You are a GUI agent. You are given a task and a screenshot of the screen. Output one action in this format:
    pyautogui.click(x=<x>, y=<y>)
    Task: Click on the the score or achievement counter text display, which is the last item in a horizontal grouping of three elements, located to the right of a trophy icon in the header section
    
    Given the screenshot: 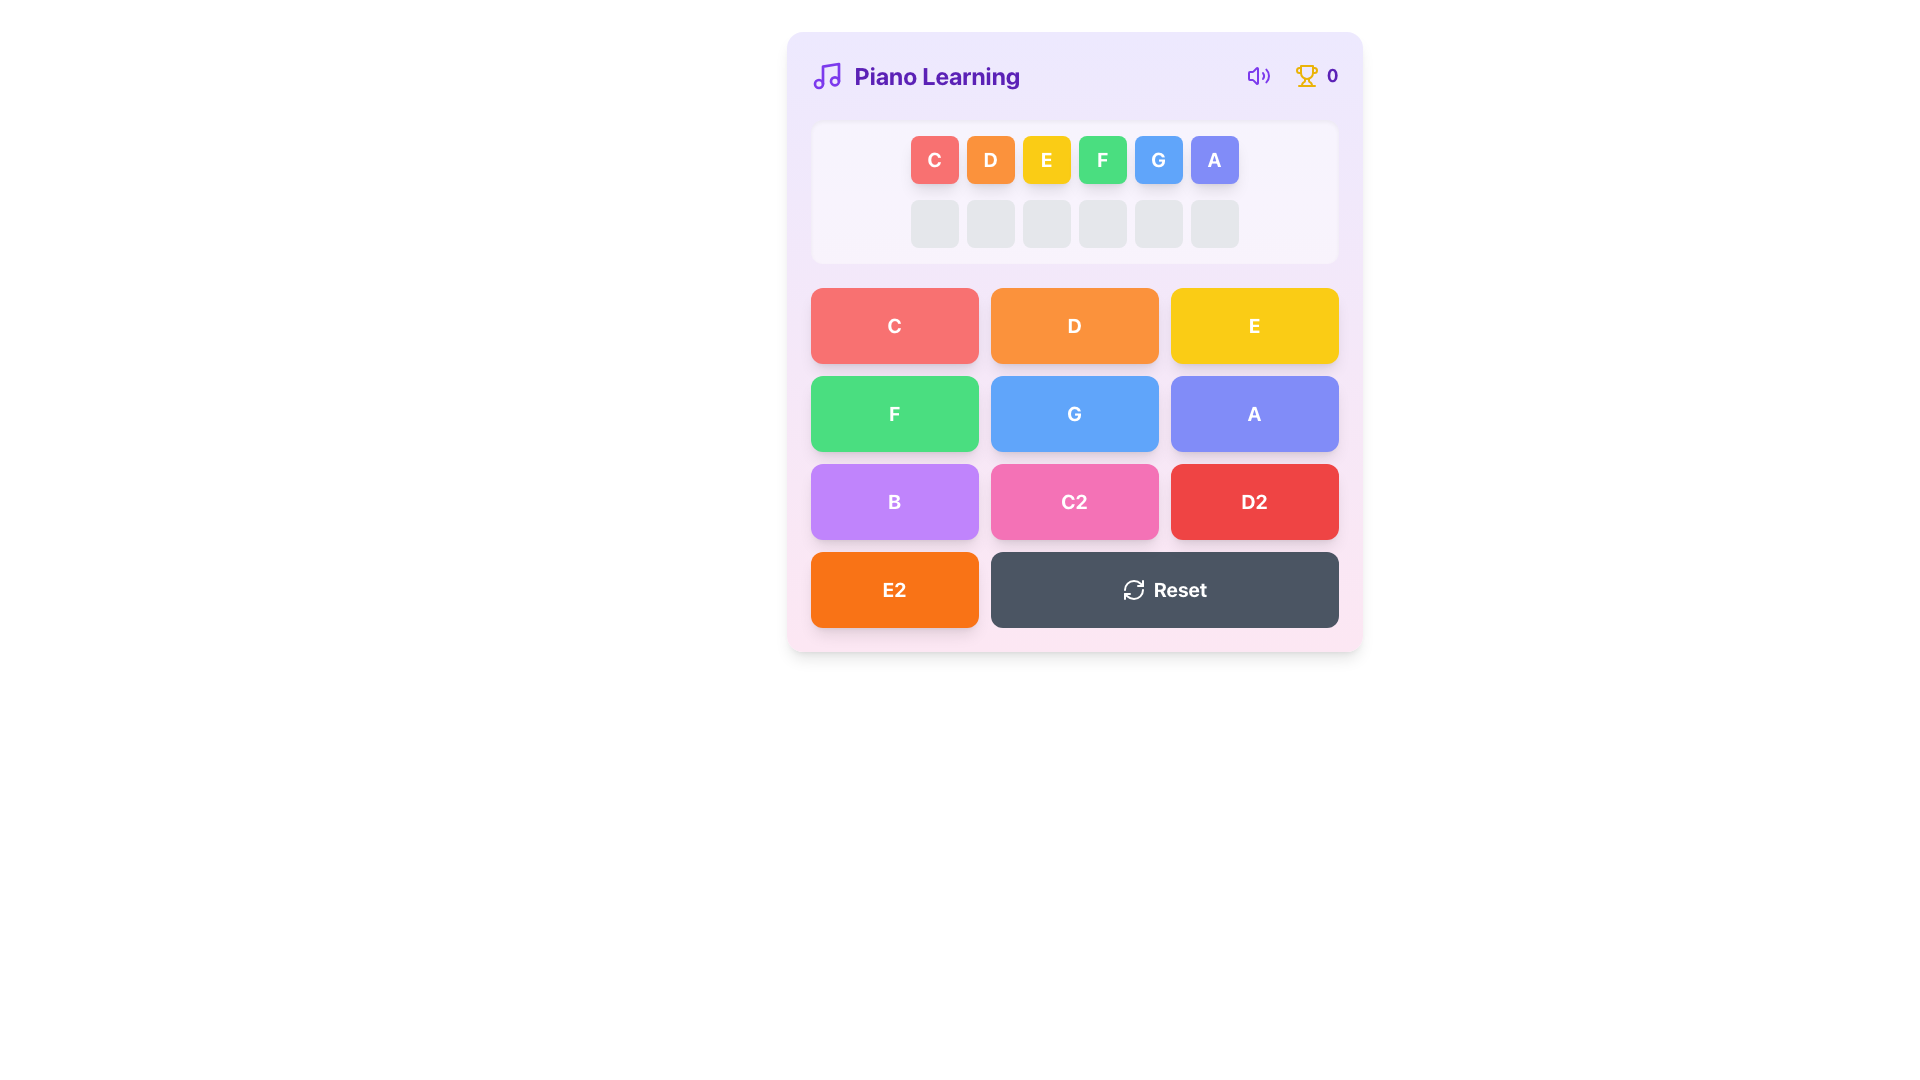 What is the action you would take?
    pyautogui.click(x=1288, y=75)
    